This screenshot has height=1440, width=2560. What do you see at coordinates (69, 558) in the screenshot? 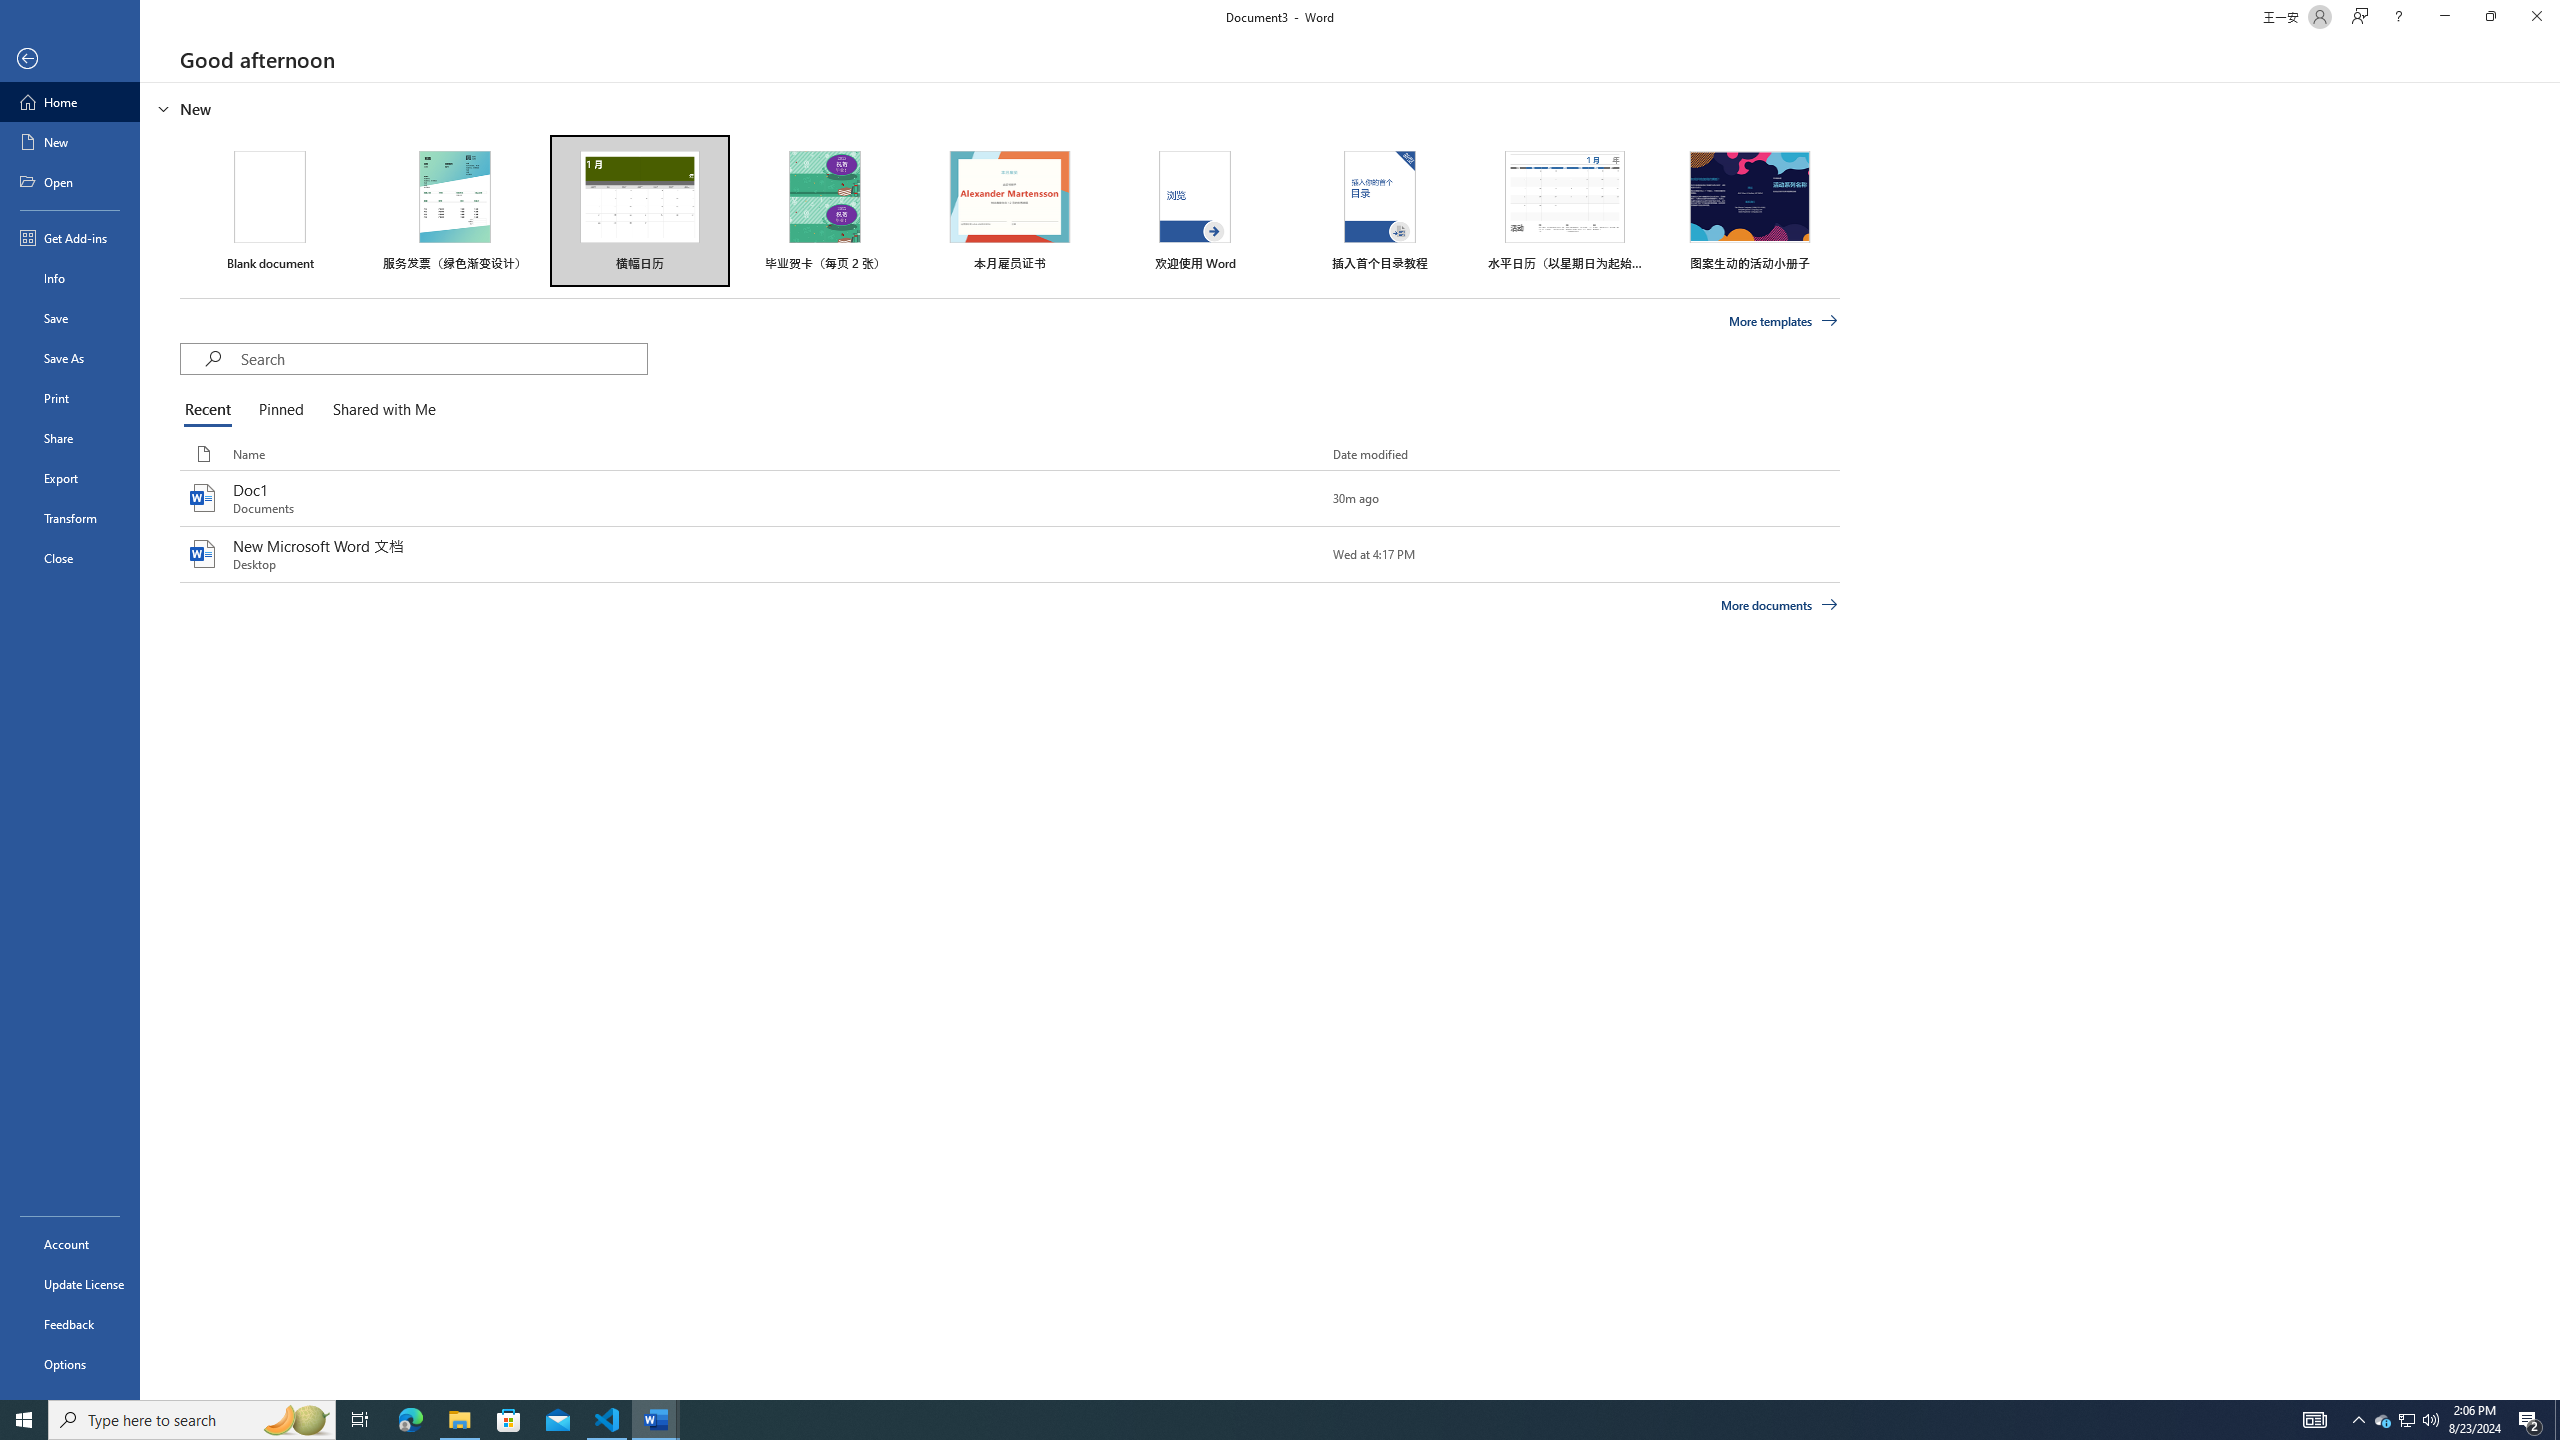
I see `'Close'` at bounding box center [69, 558].